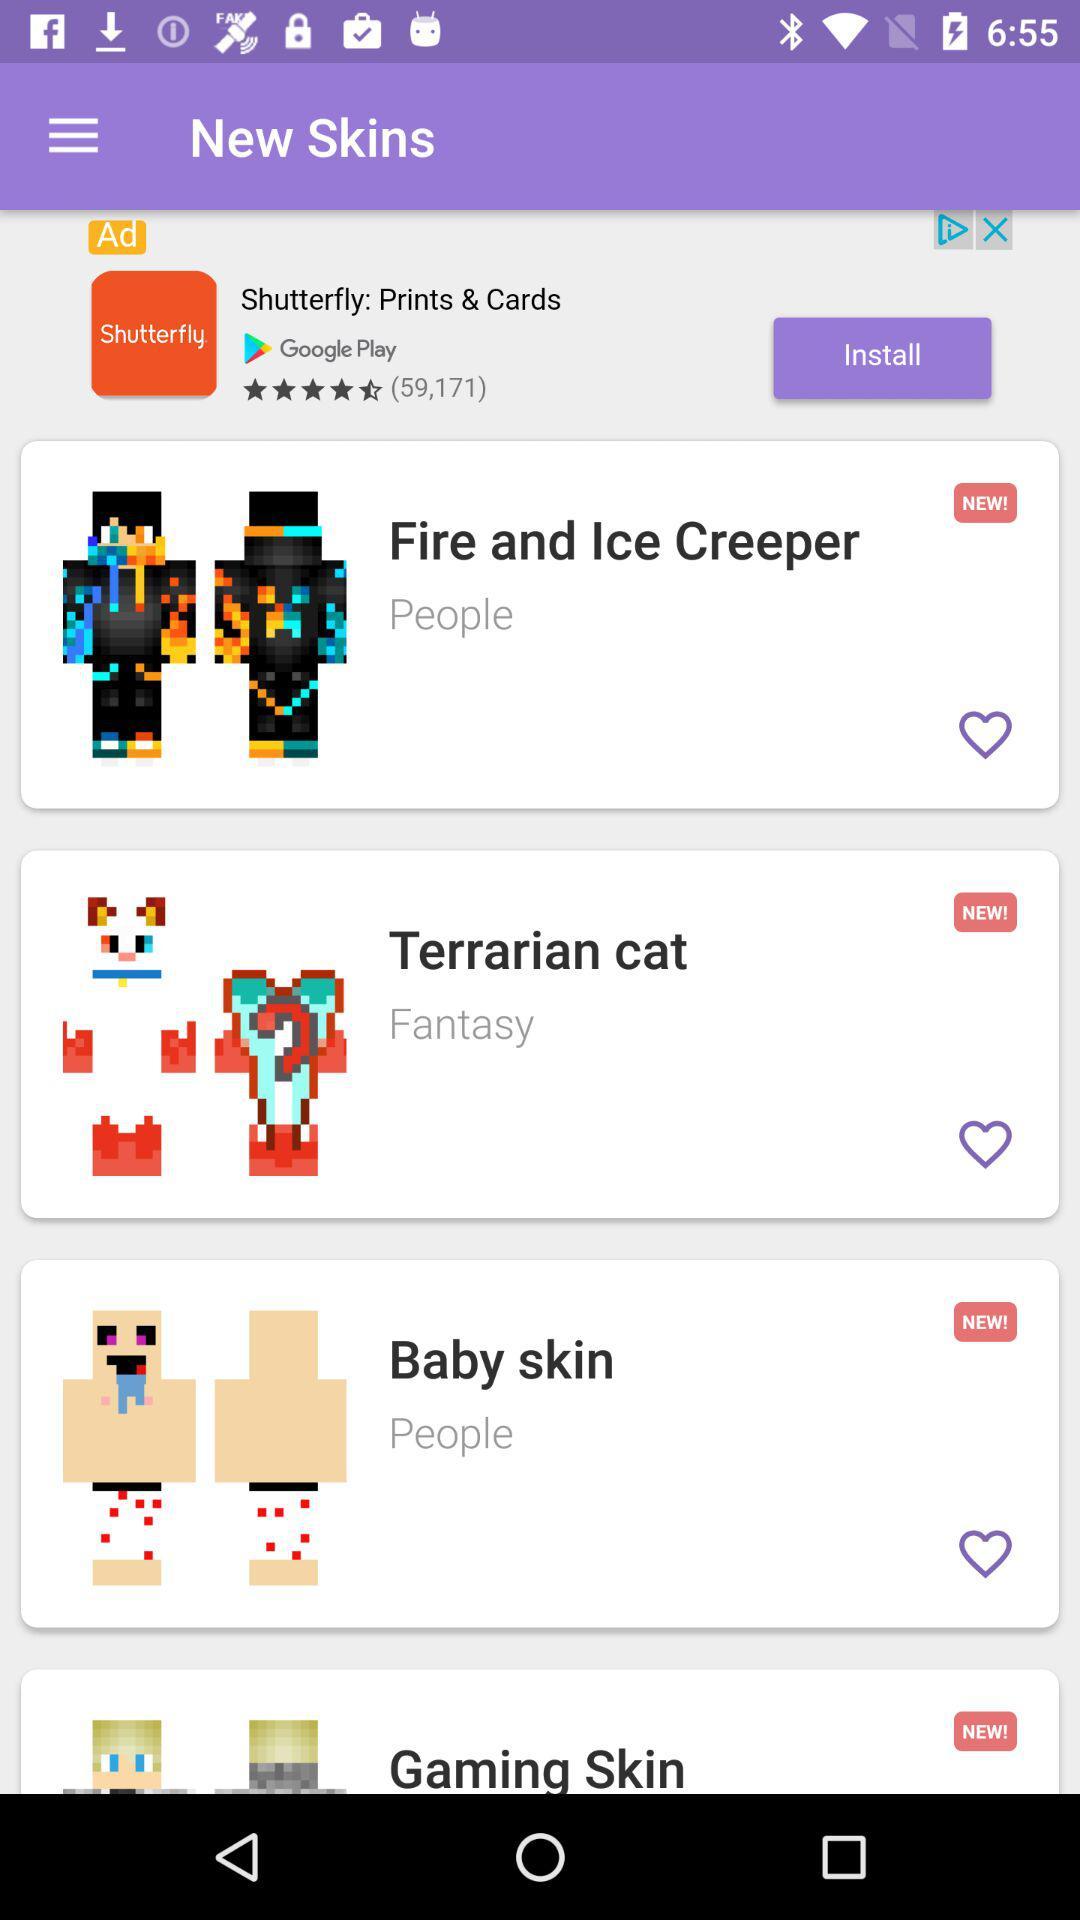 This screenshot has width=1080, height=1920. What do you see at coordinates (540, 314) in the screenshot?
I see `open the advertisement banner` at bounding box center [540, 314].